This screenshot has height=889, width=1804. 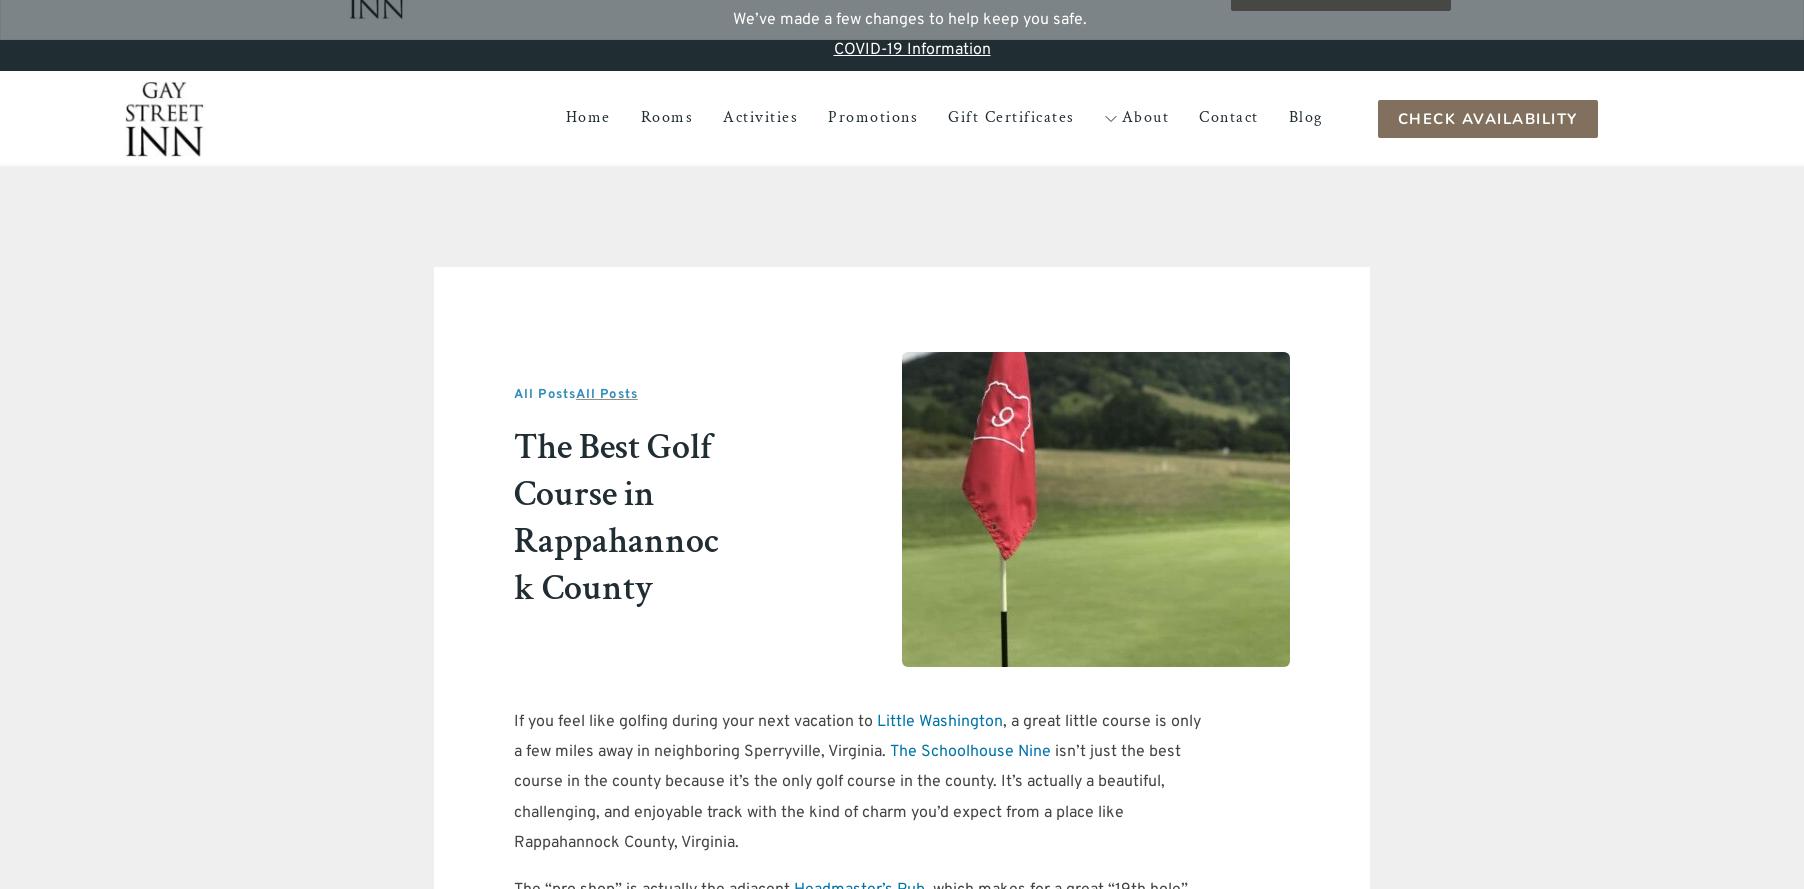 I want to click on 'About', so click(x=1144, y=116).